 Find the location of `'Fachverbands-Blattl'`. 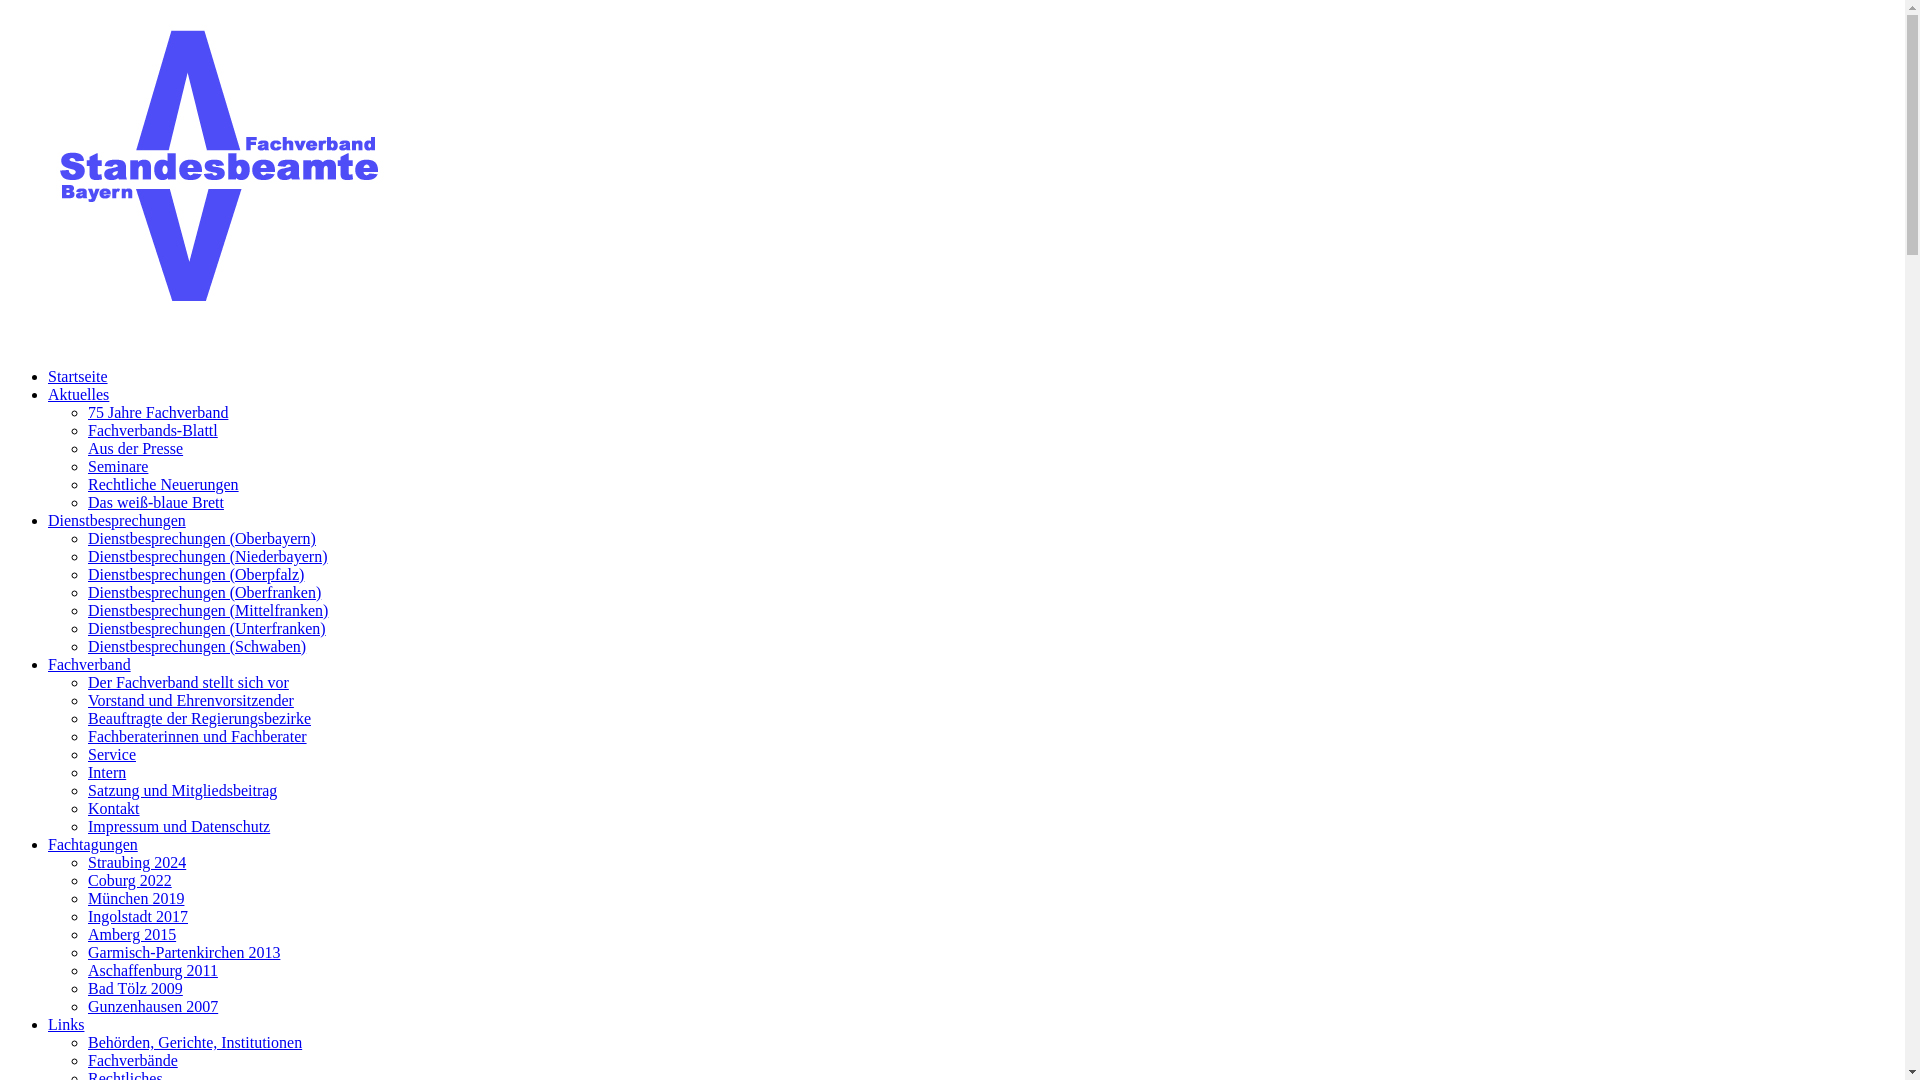

'Fachverbands-Blattl' is located at coordinates (152, 429).